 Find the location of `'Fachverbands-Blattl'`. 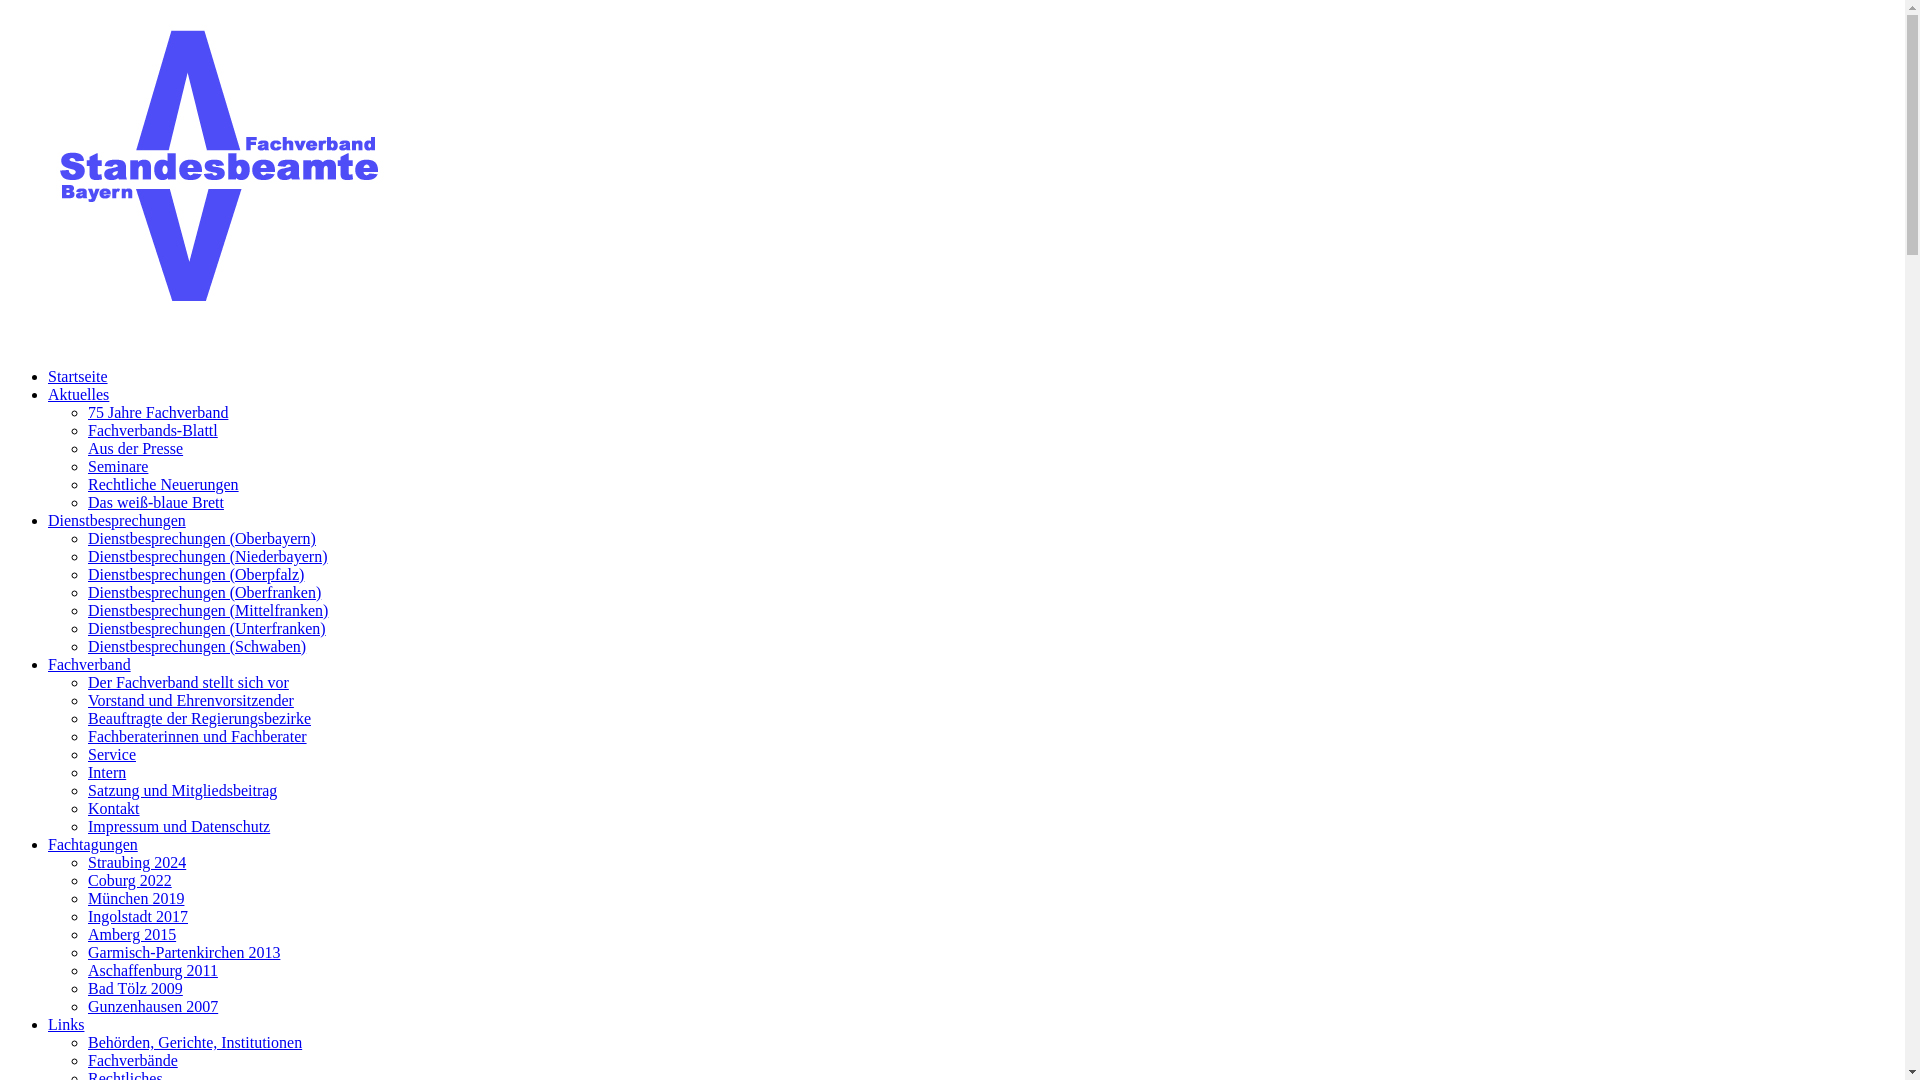

'Fachverbands-Blattl' is located at coordinates (152, 429).